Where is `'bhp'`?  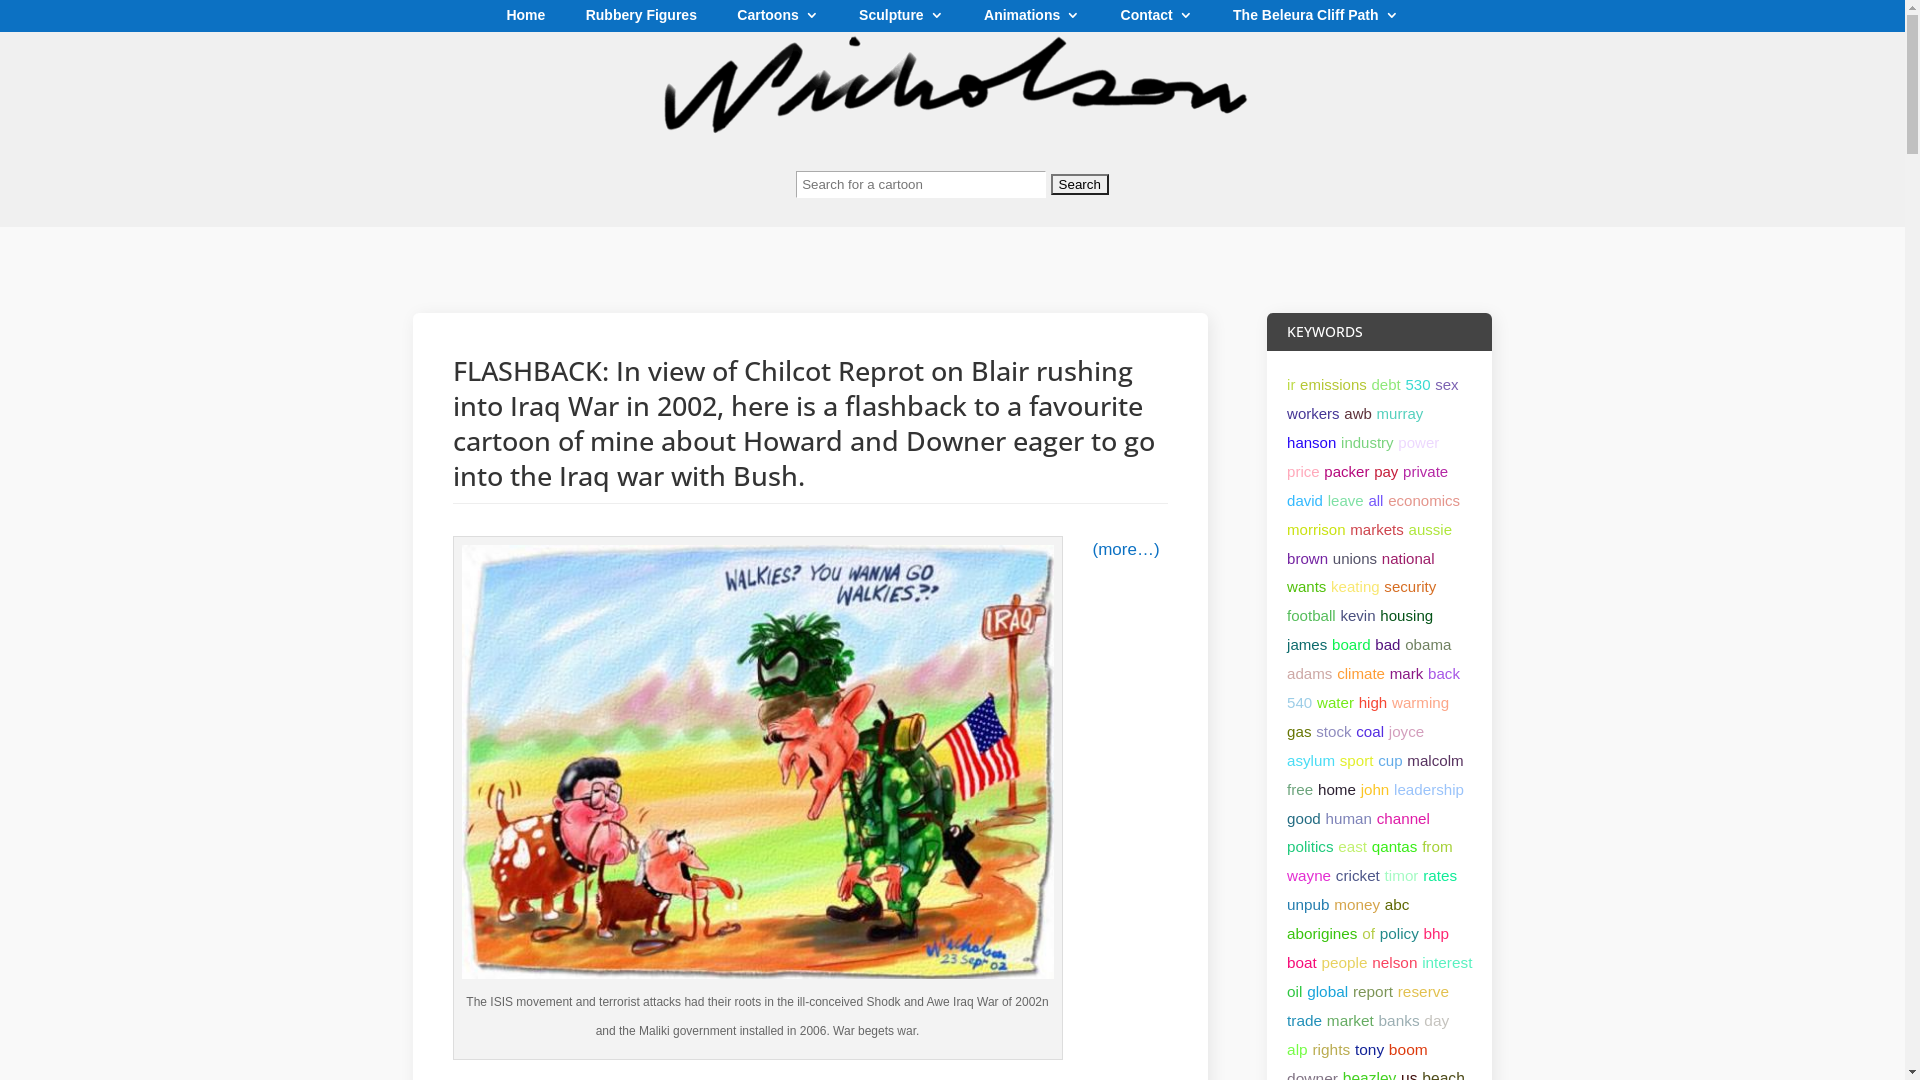 'bhp' is located at coordinates (1435, 933).